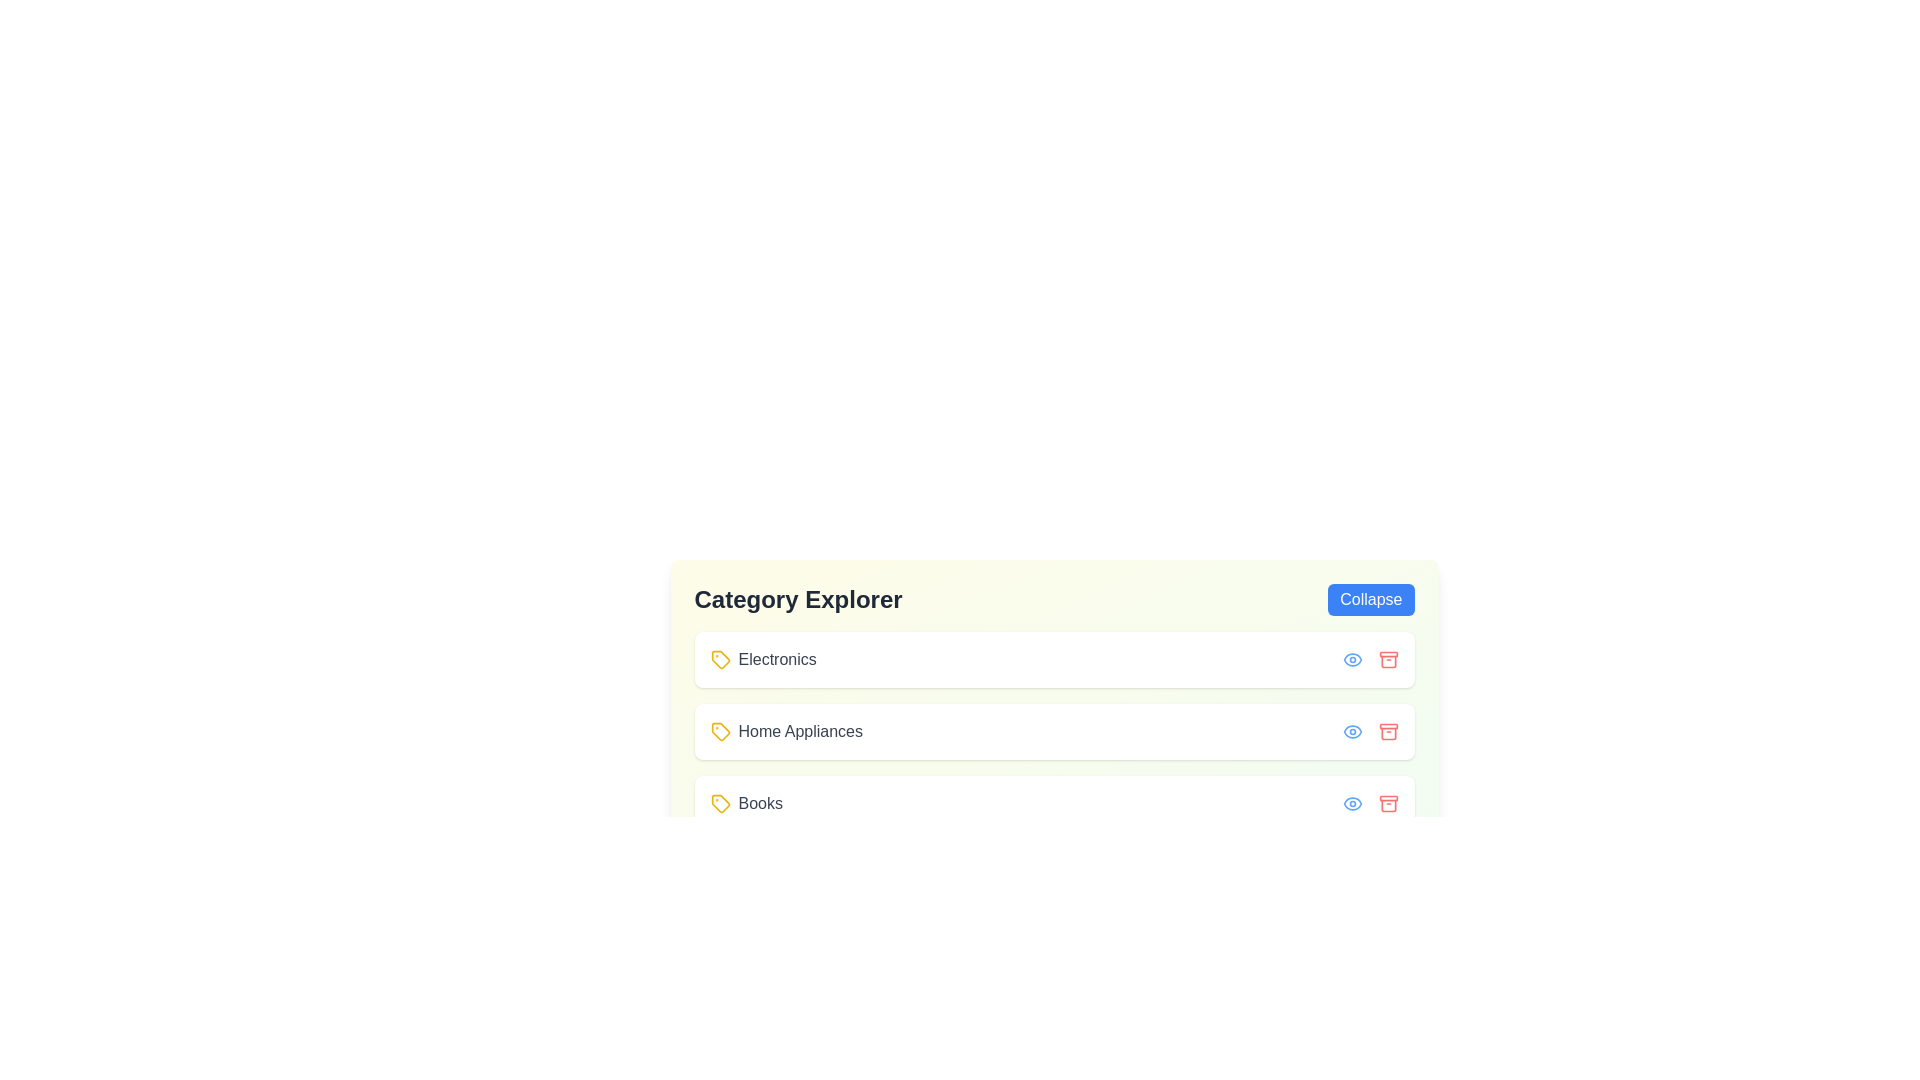 The image size is (1920, 1080). Describe the element at coordinates (720, 802) in the screenshot. I see `the category icon representing 'Books' in the 'Category Explorer' list, which is the third entry following 'Electronics' and 'Home Appliances'` at that location.